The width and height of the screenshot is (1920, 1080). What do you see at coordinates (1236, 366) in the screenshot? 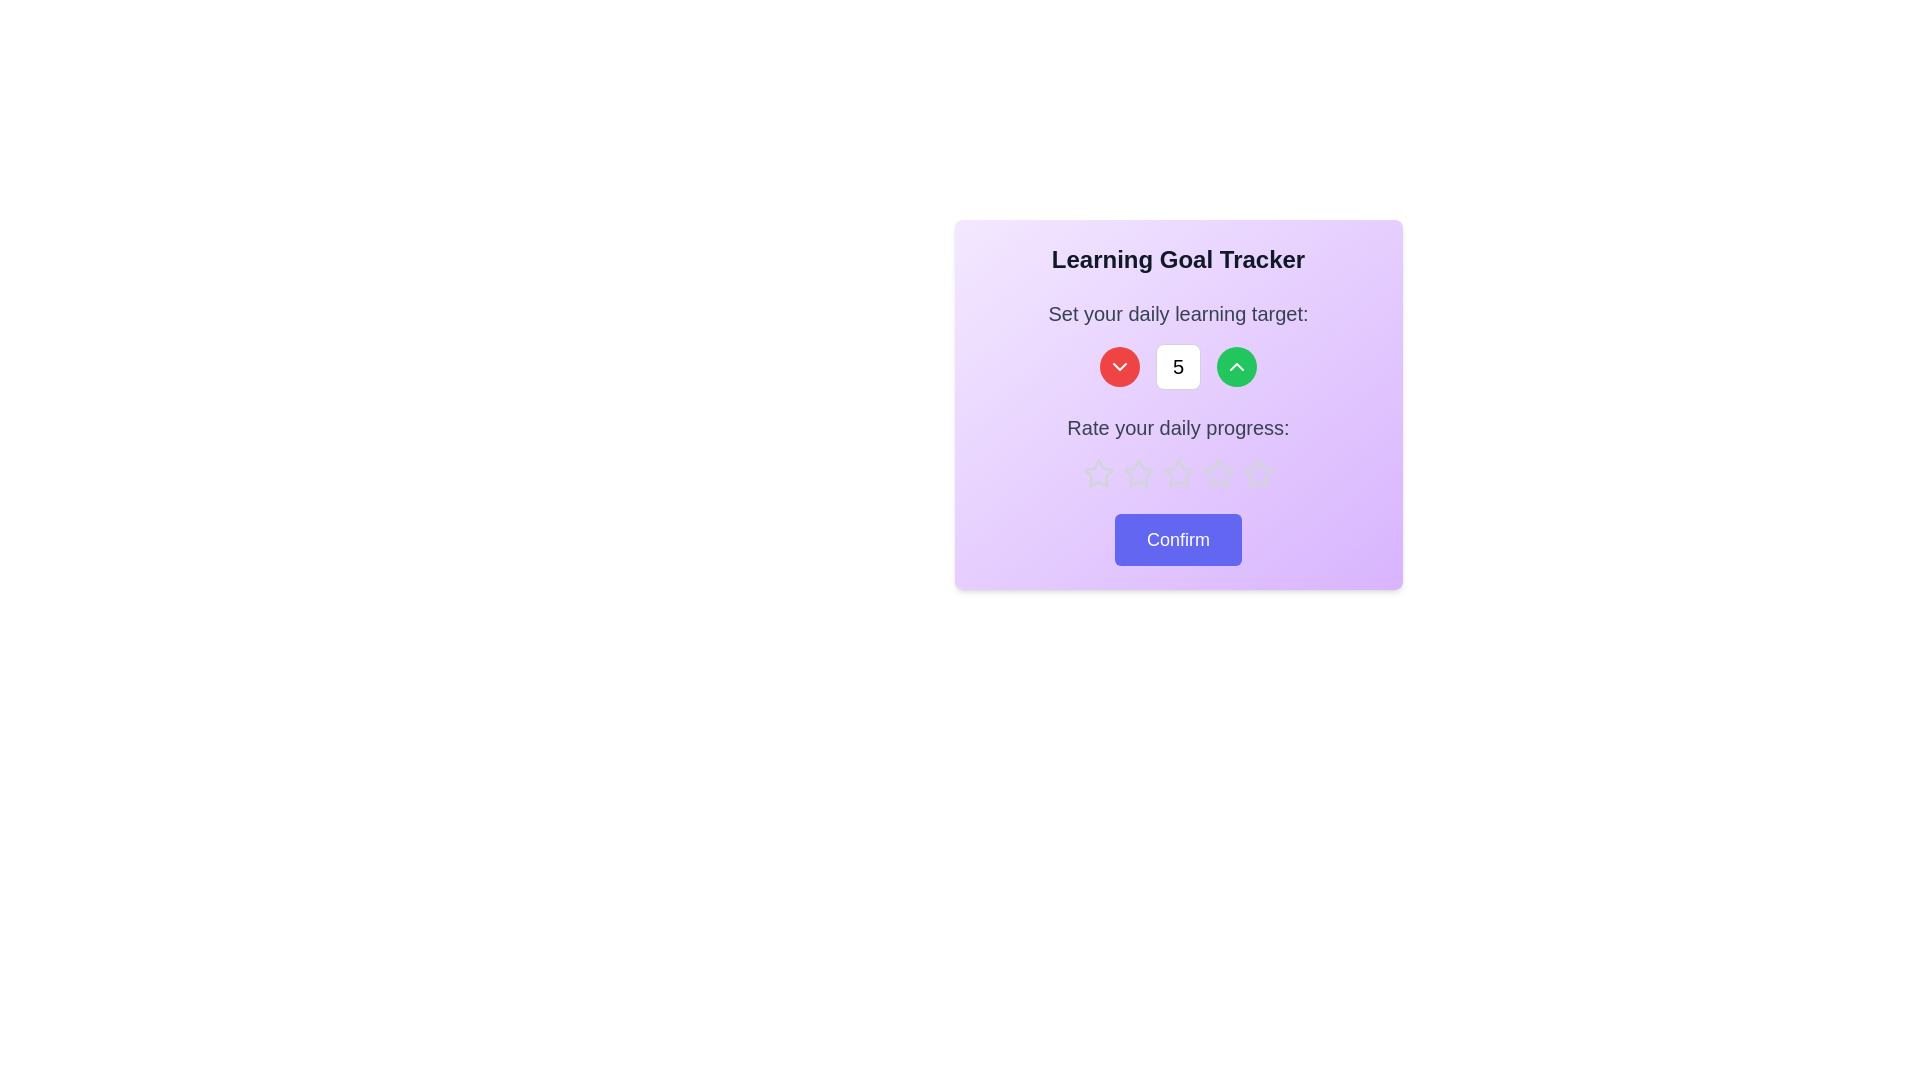
I see `the increment button located to the right of the number box in the 'Set your daily learning target' section` at bounding box center [1236, 366].